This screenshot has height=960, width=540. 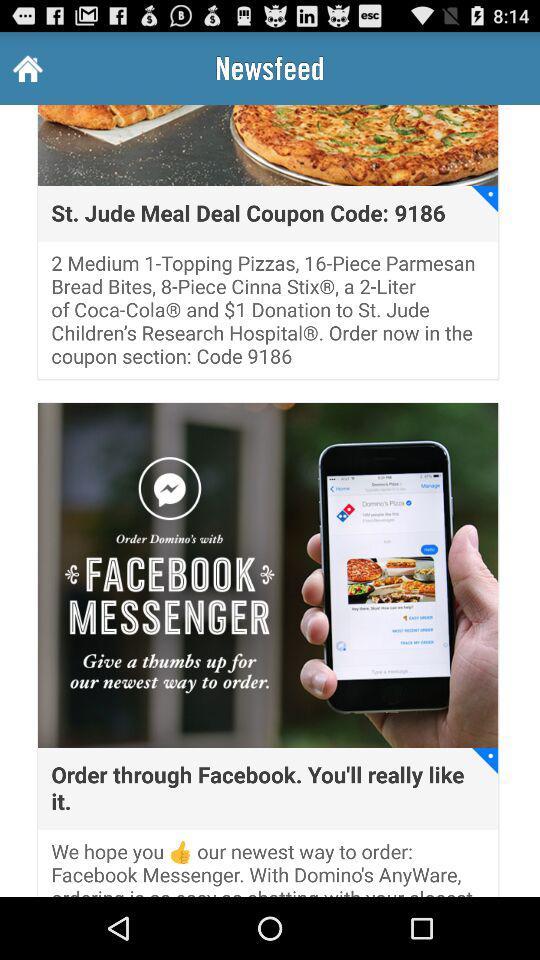 What do you see at coordinates (268, 315) in the screenshot?
I see `the 2 medium 1 icon` at bounding box center [268, 315].